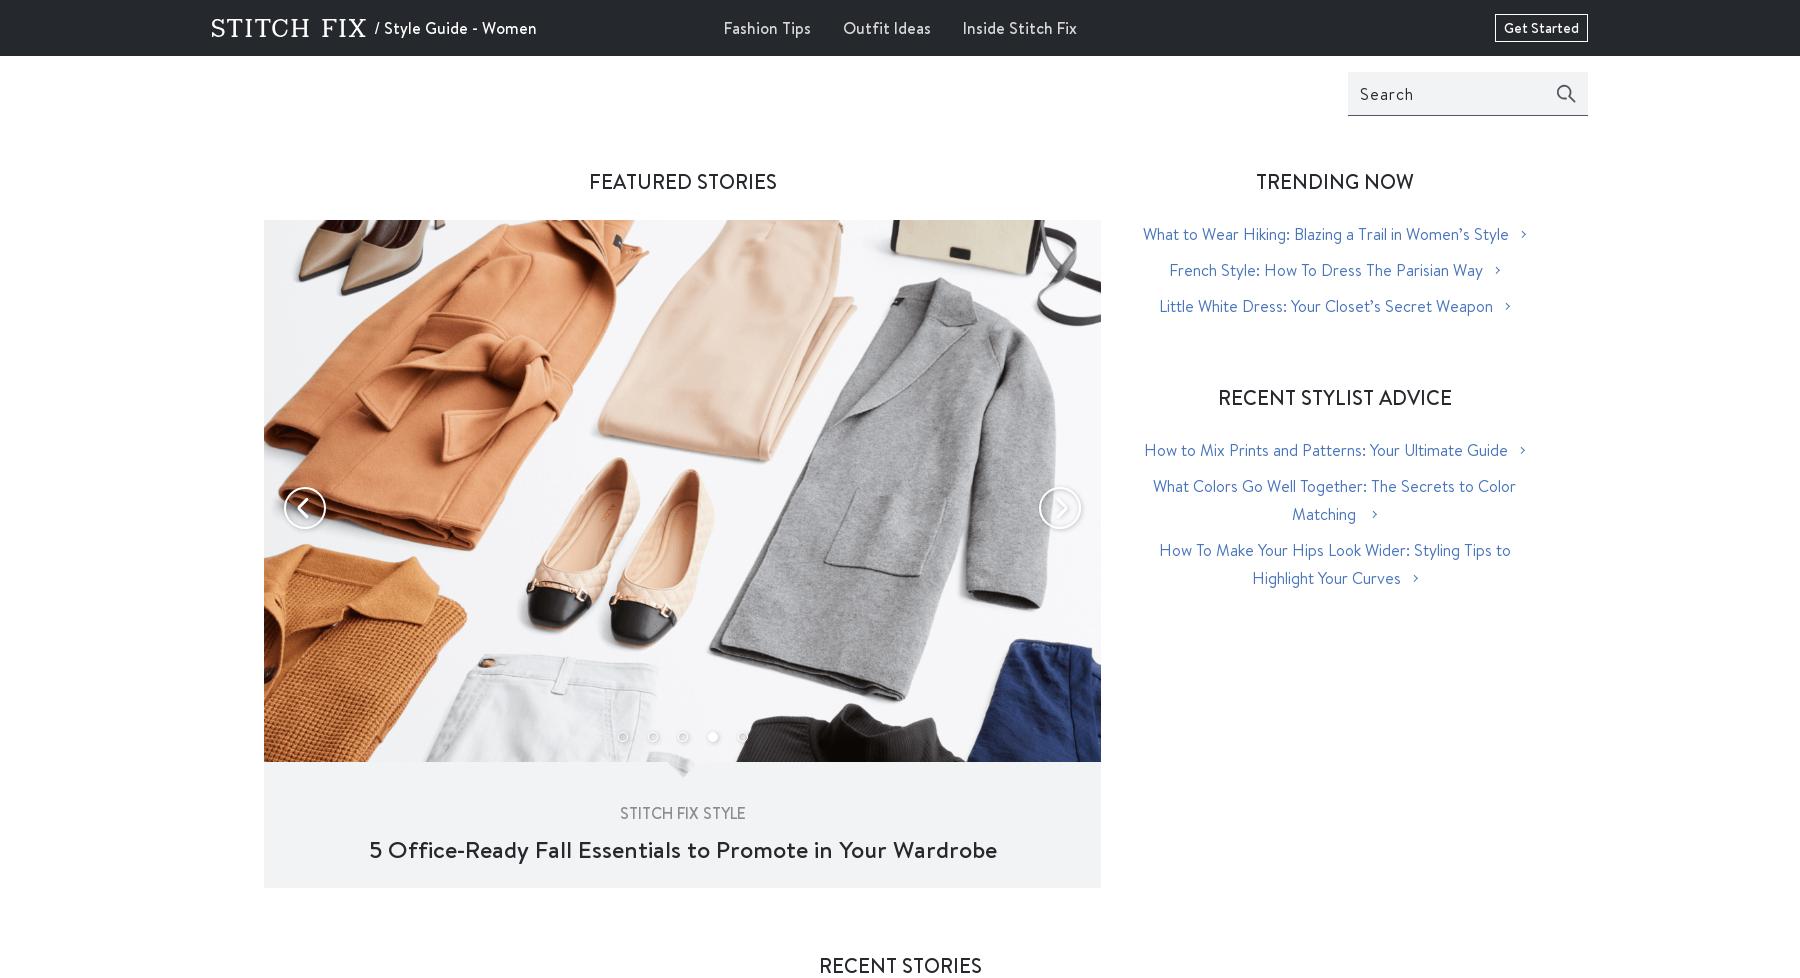 Image resolution: width=1800 pixels, height=978 pixels. Describe the element at coordinates (885, 27) in the screenshot. I see `'Outfit Ideas'` at that location.